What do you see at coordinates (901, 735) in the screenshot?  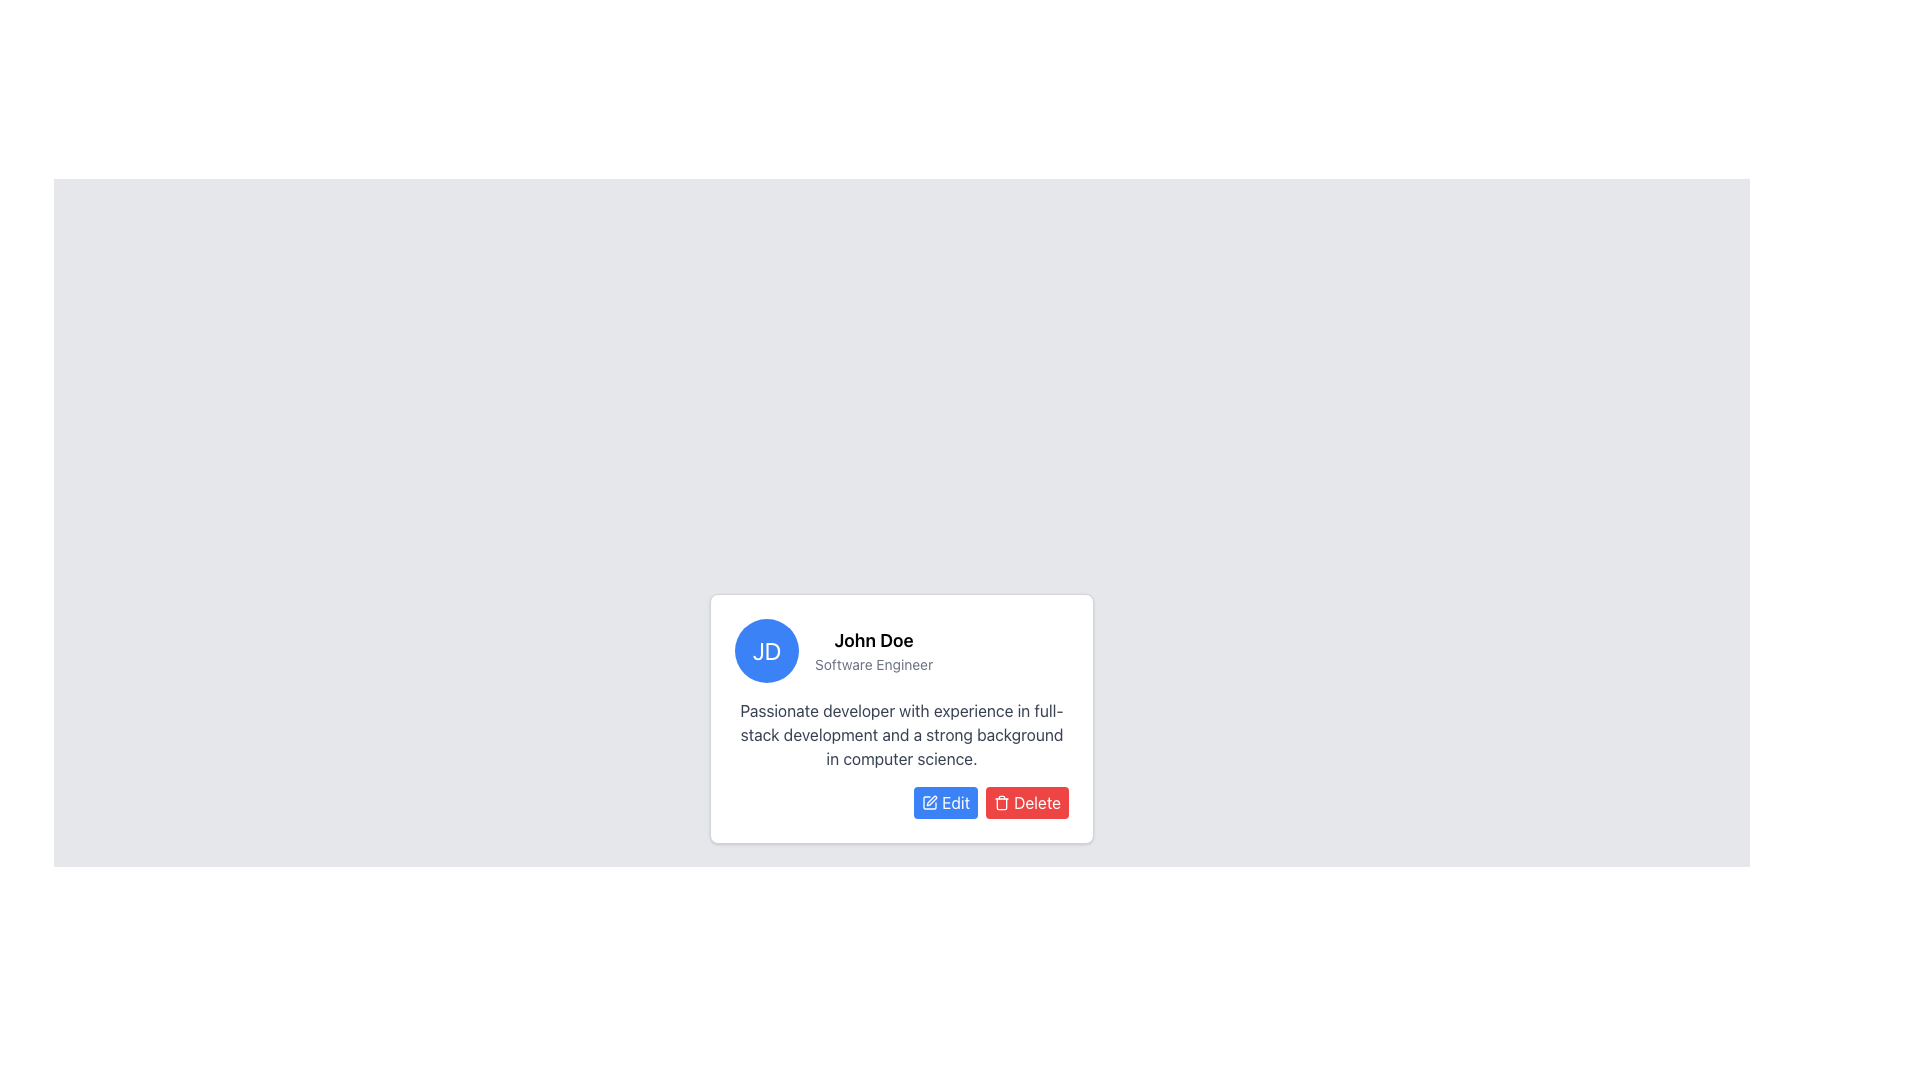 I see `text from the Text Block located below the name 'John Doe' and title 'Software Engineer' in the profile card, centered horizontally above the Edit and Delete buttons` at bounding box center [901, 735].